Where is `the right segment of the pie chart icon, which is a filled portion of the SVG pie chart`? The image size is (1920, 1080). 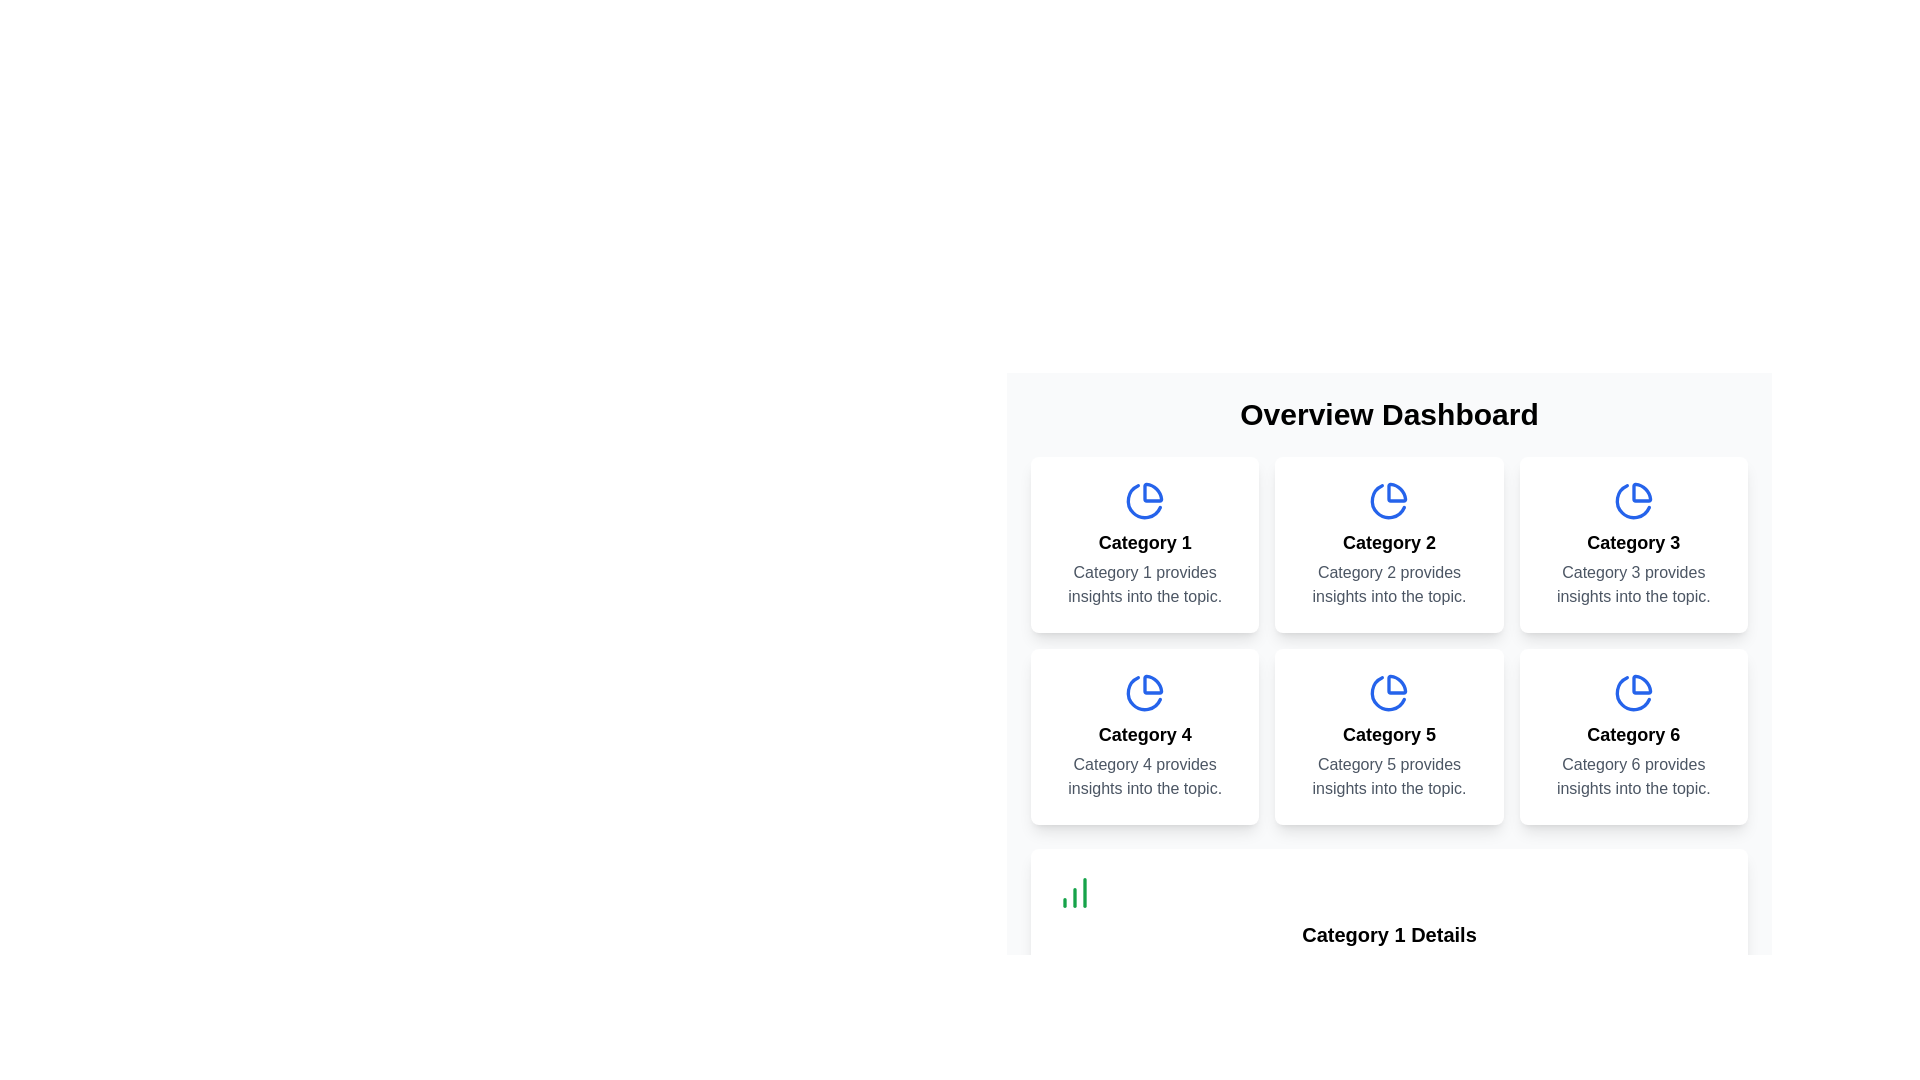
the right segment of the pie chart icon, which is a filled portion of the SVG pie chart is located at coordinates (1642, 492).